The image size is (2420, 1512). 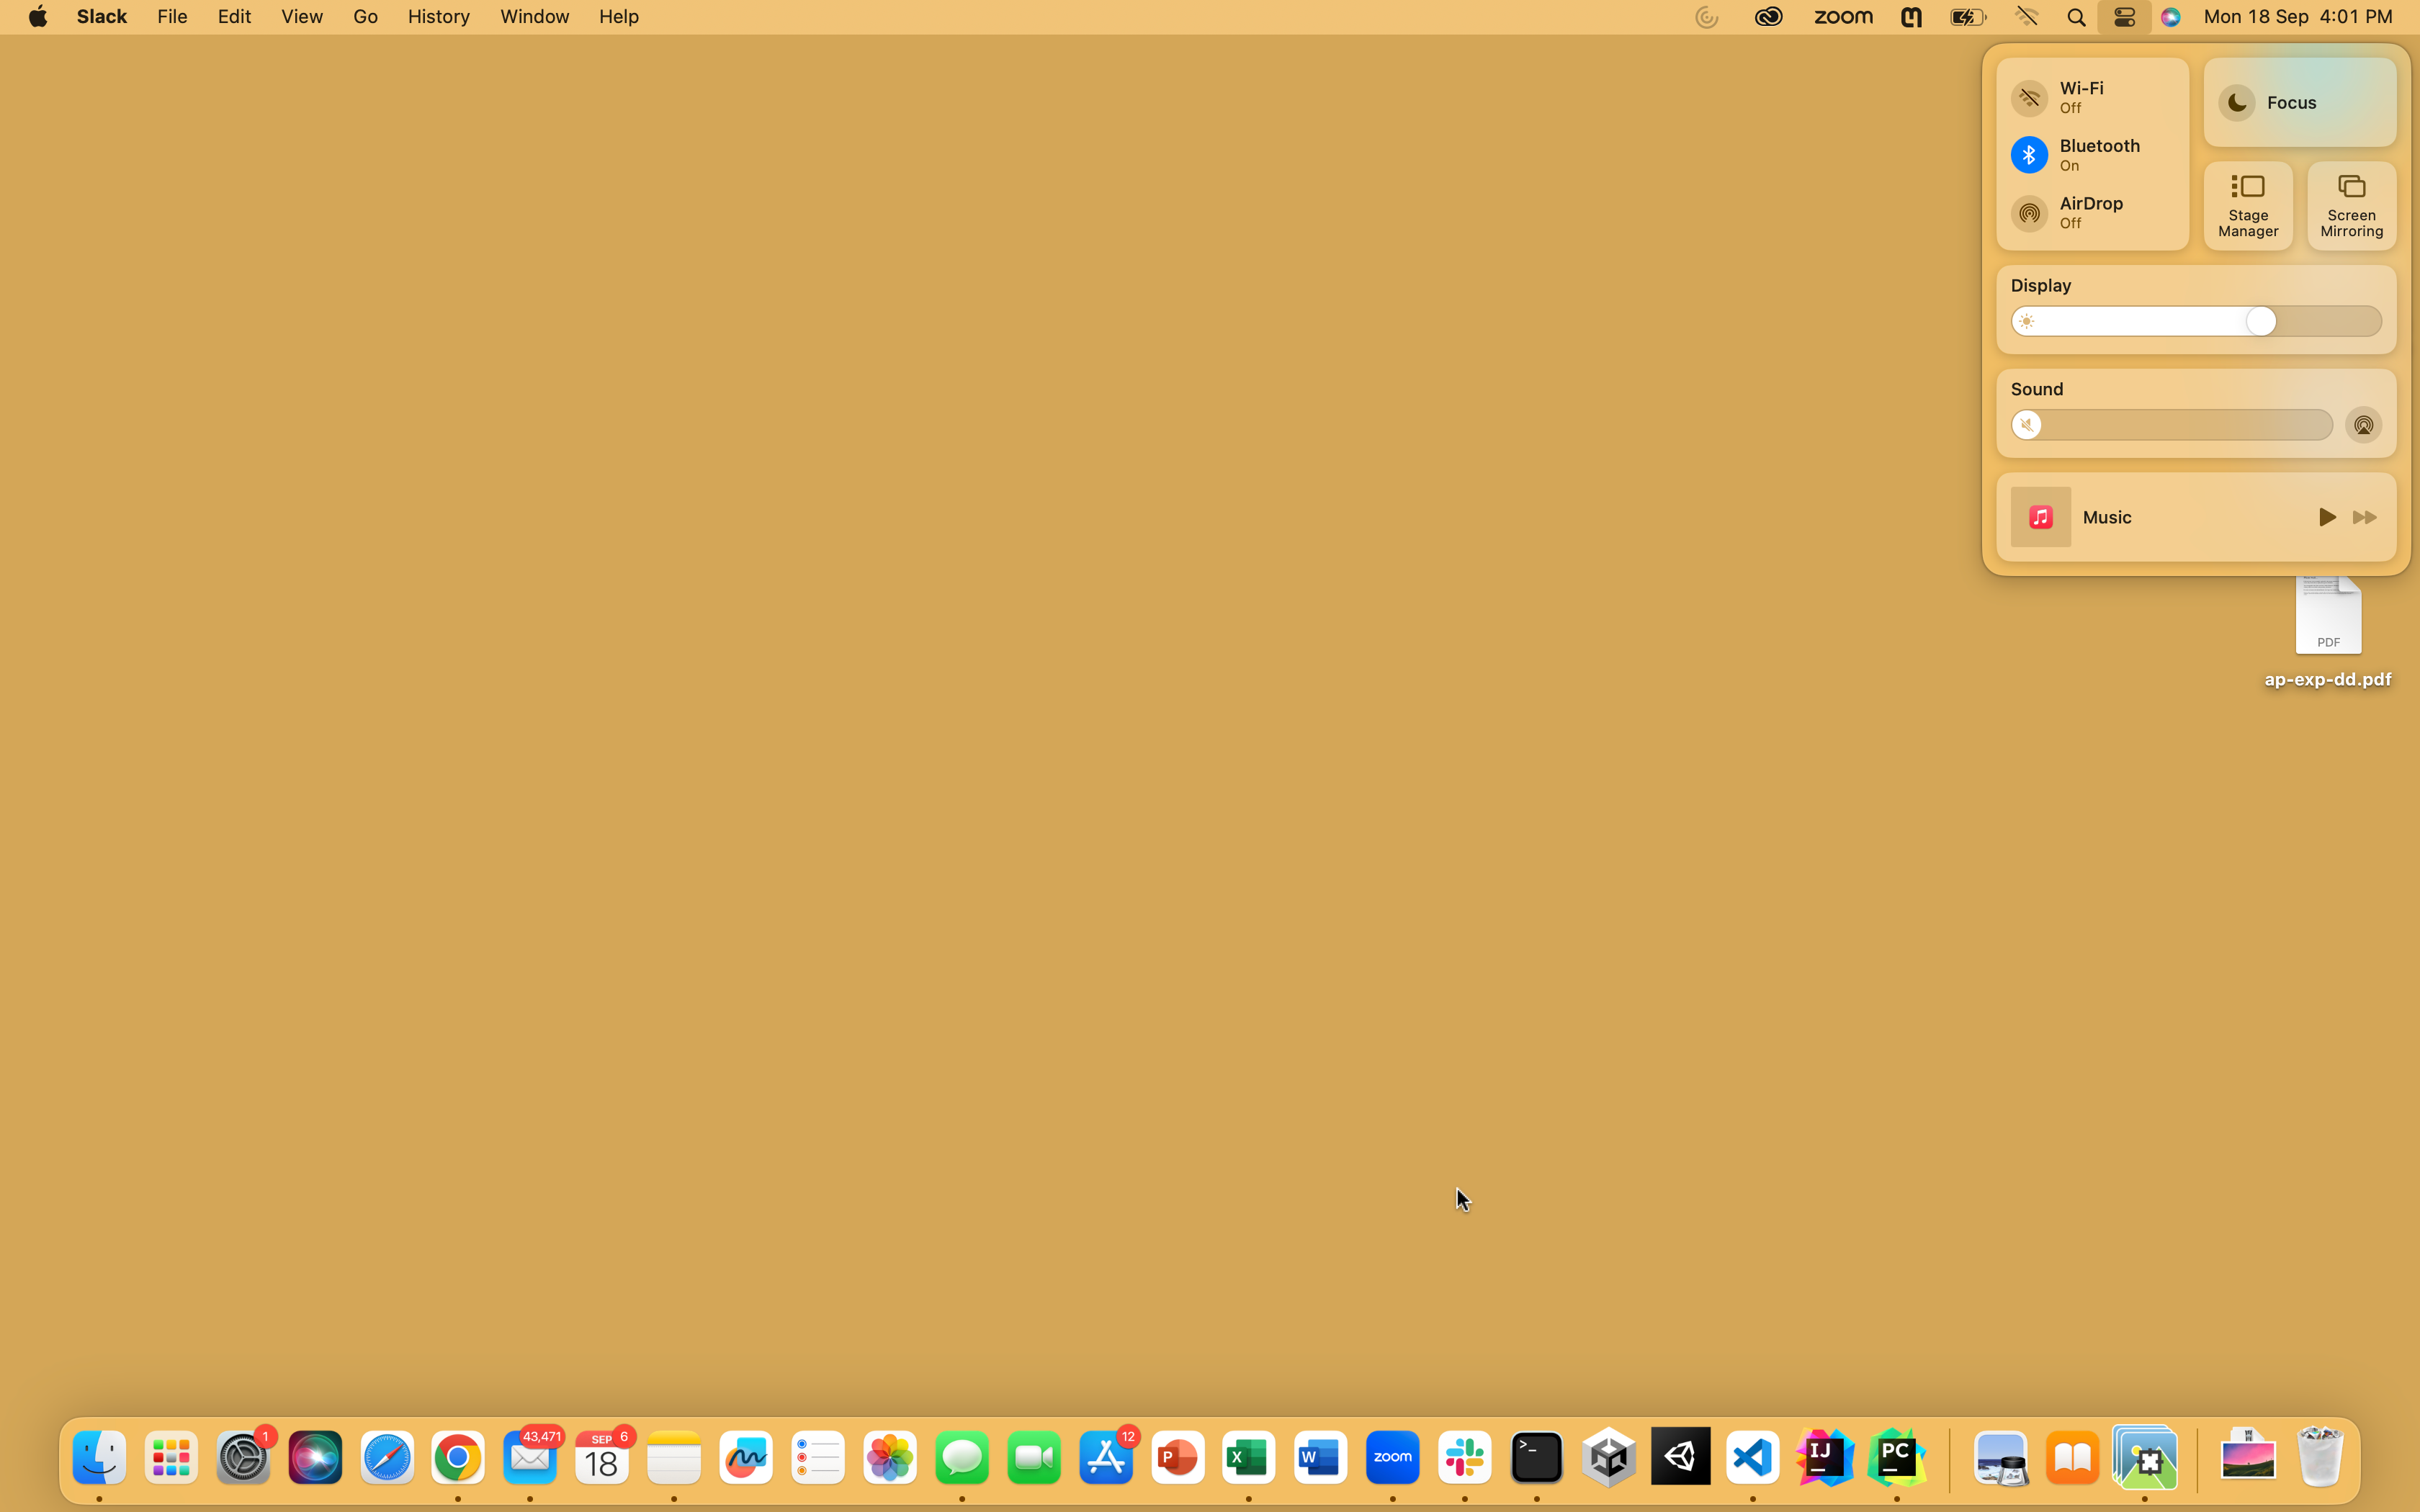 I want to click on Turn on screen mirroring, so click(x=2349, y=205).